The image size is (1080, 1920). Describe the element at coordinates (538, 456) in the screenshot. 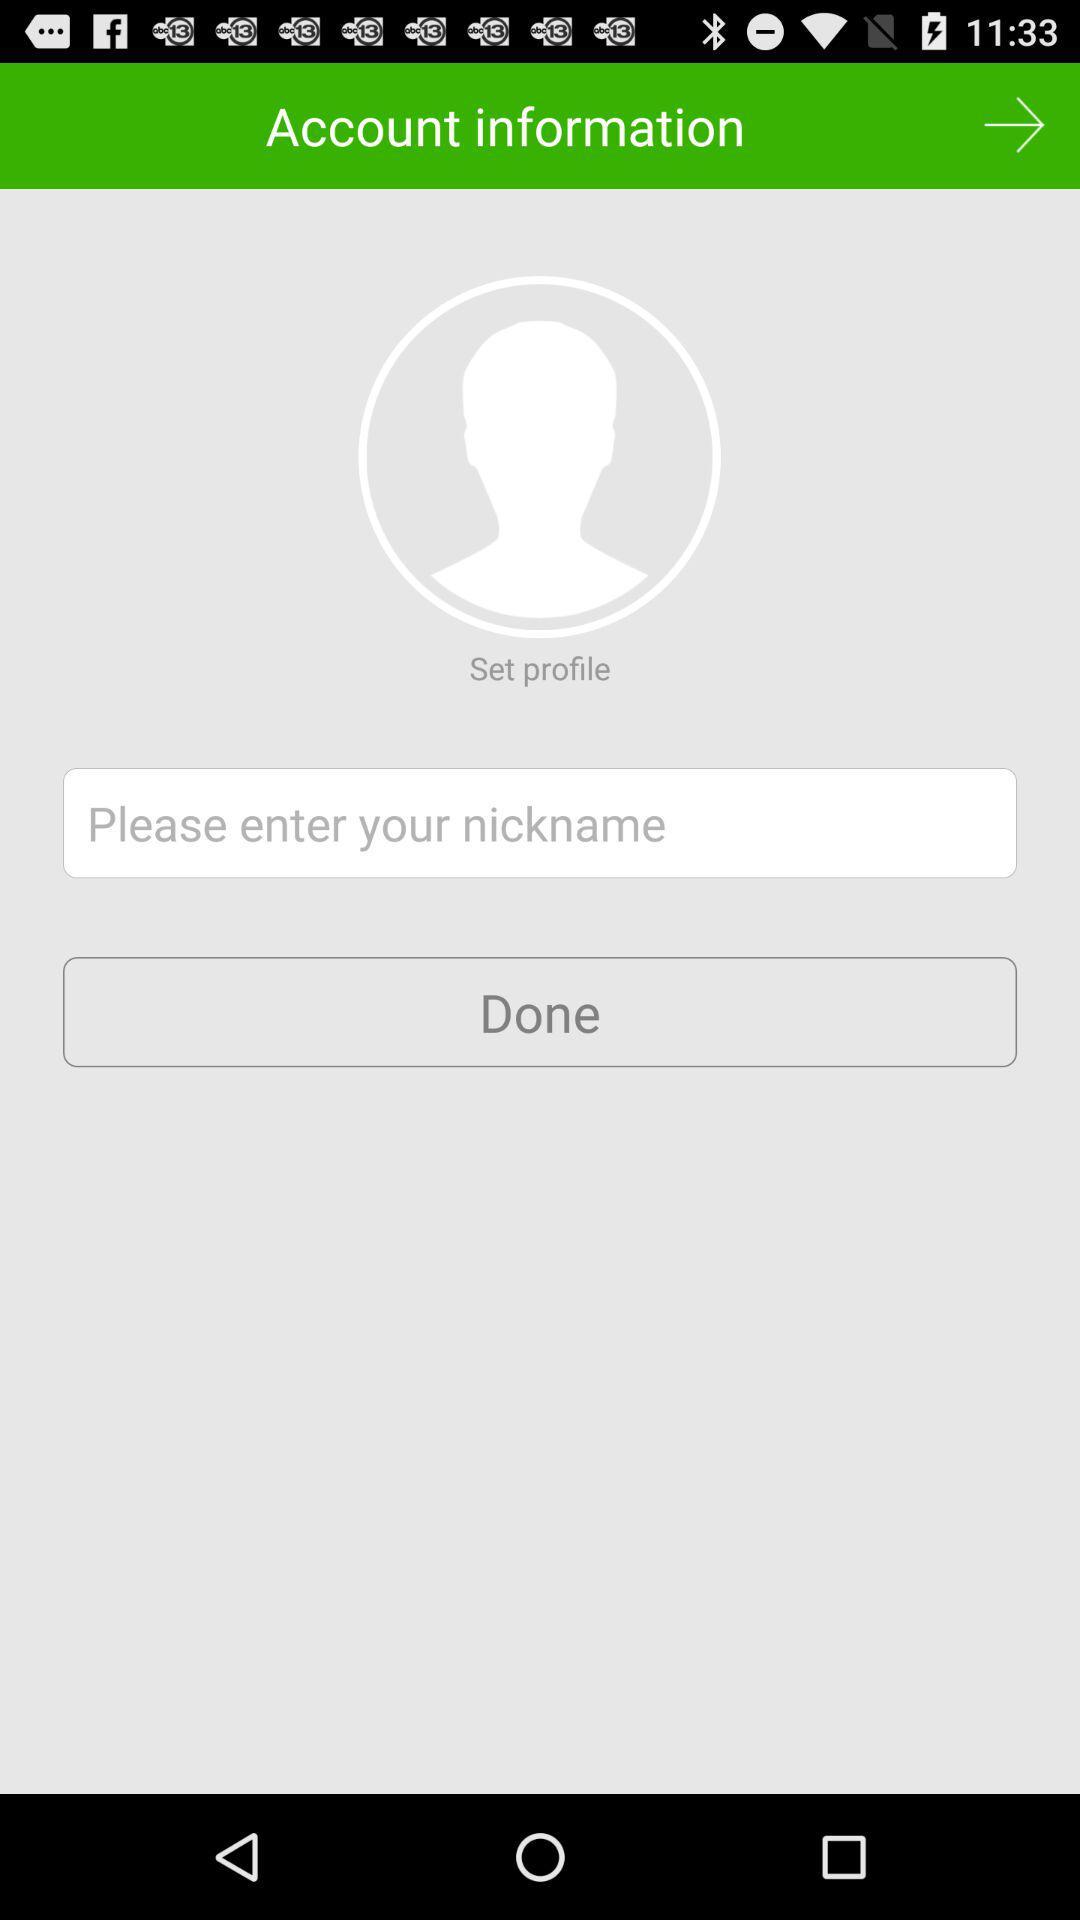

I see `item below account information` at that location.